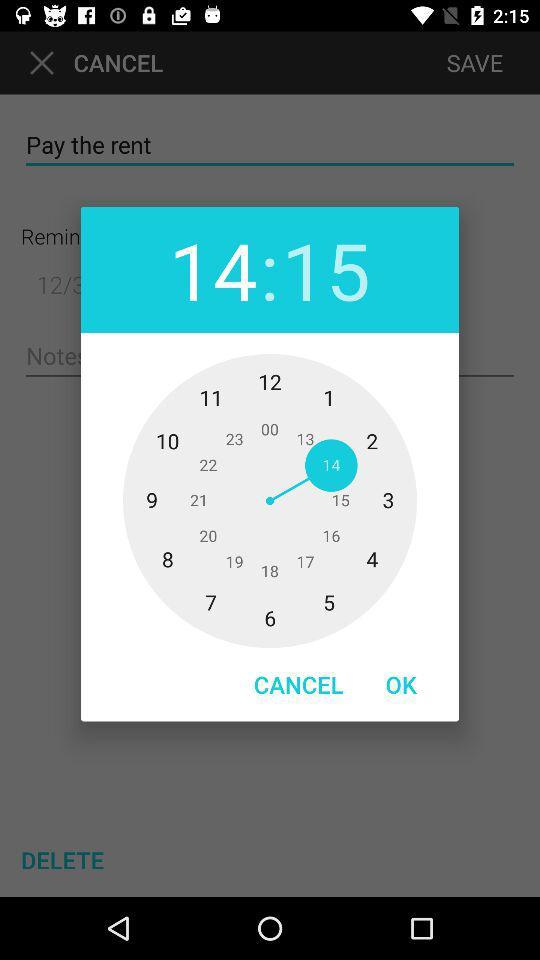  Describe the element at coordinates (326, 268) in the screenshot. I see `the 15 icon` at that location.